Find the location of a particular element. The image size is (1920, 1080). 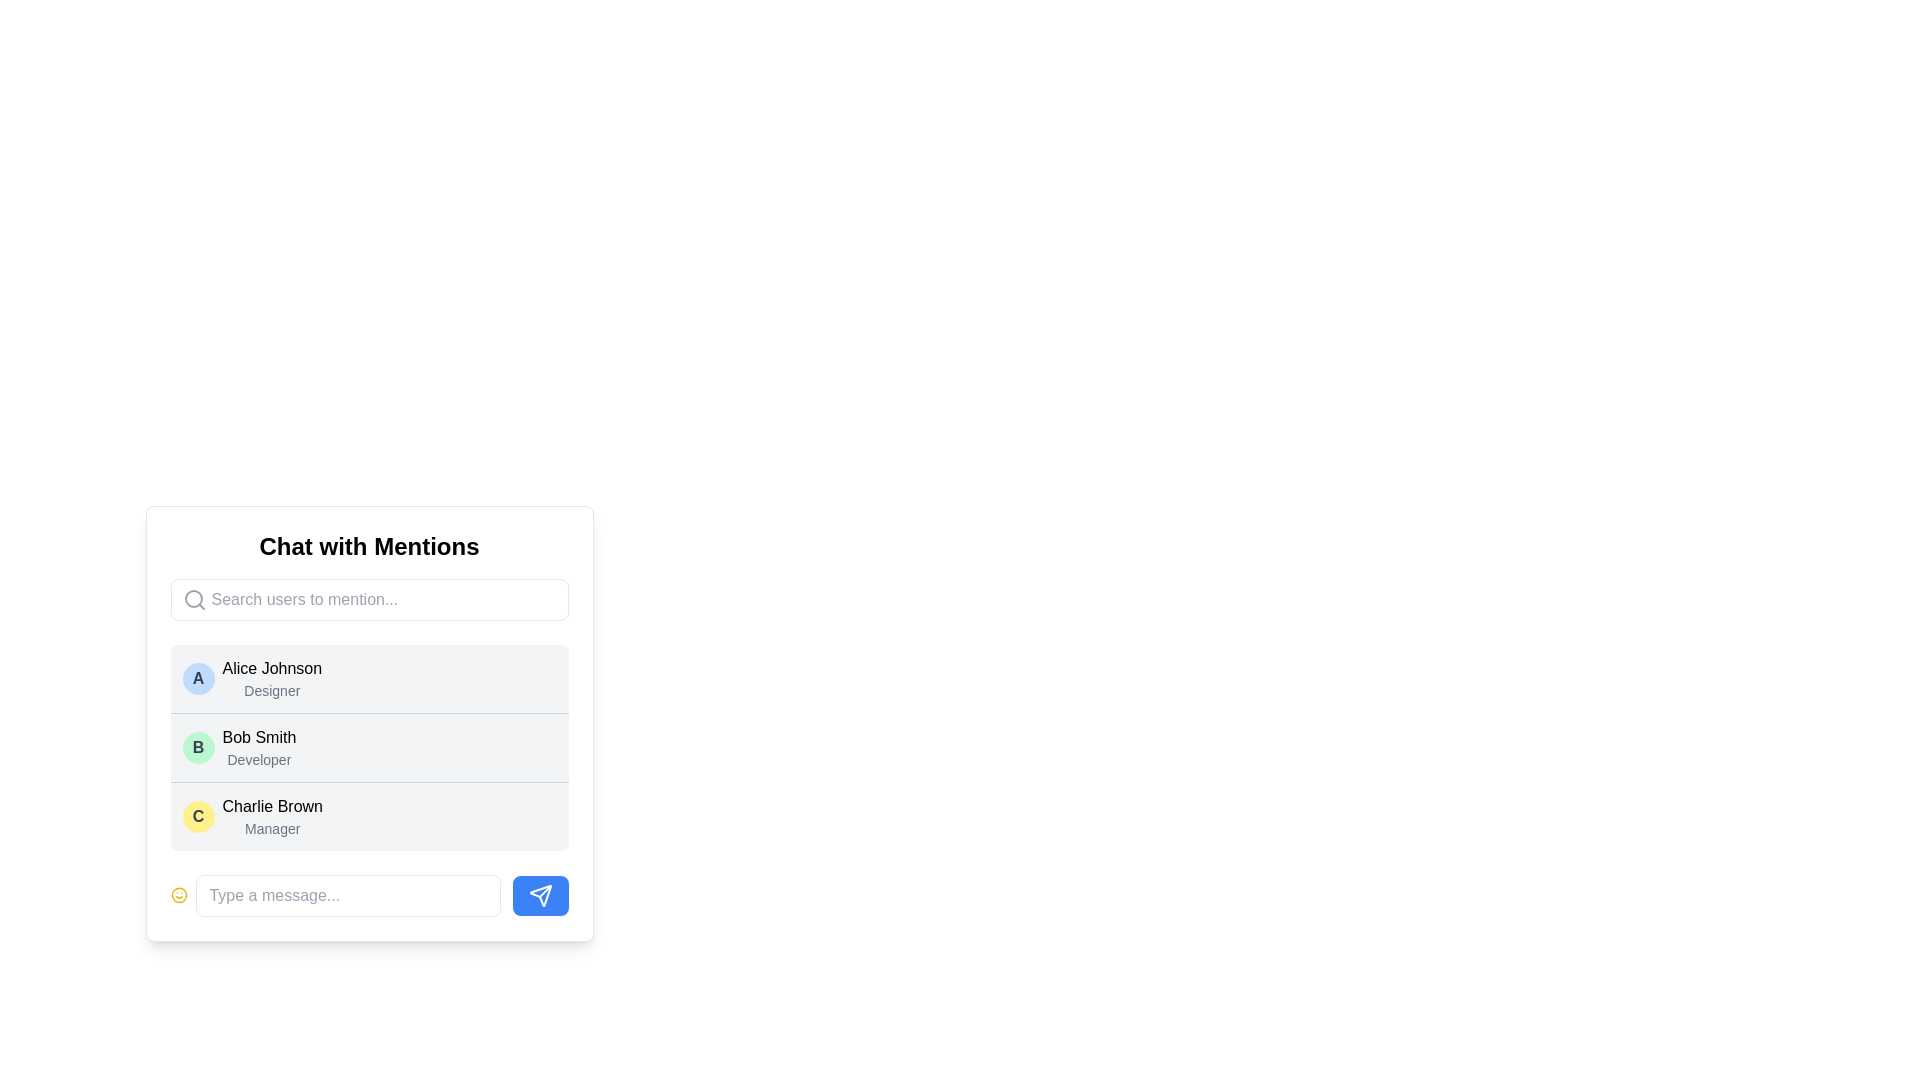

text content of the 'Designer' label located beneath the name 'Alice Johnson' in the user list entry is located at coordinates (271, 689).